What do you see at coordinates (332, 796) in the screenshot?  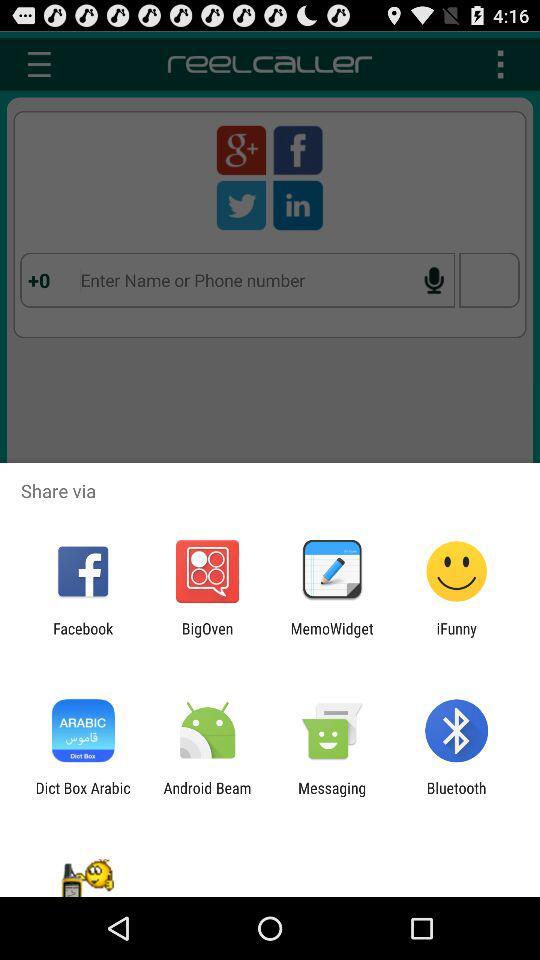 I see `the app next to bluetooth icon` at bounding box center [332, 796].